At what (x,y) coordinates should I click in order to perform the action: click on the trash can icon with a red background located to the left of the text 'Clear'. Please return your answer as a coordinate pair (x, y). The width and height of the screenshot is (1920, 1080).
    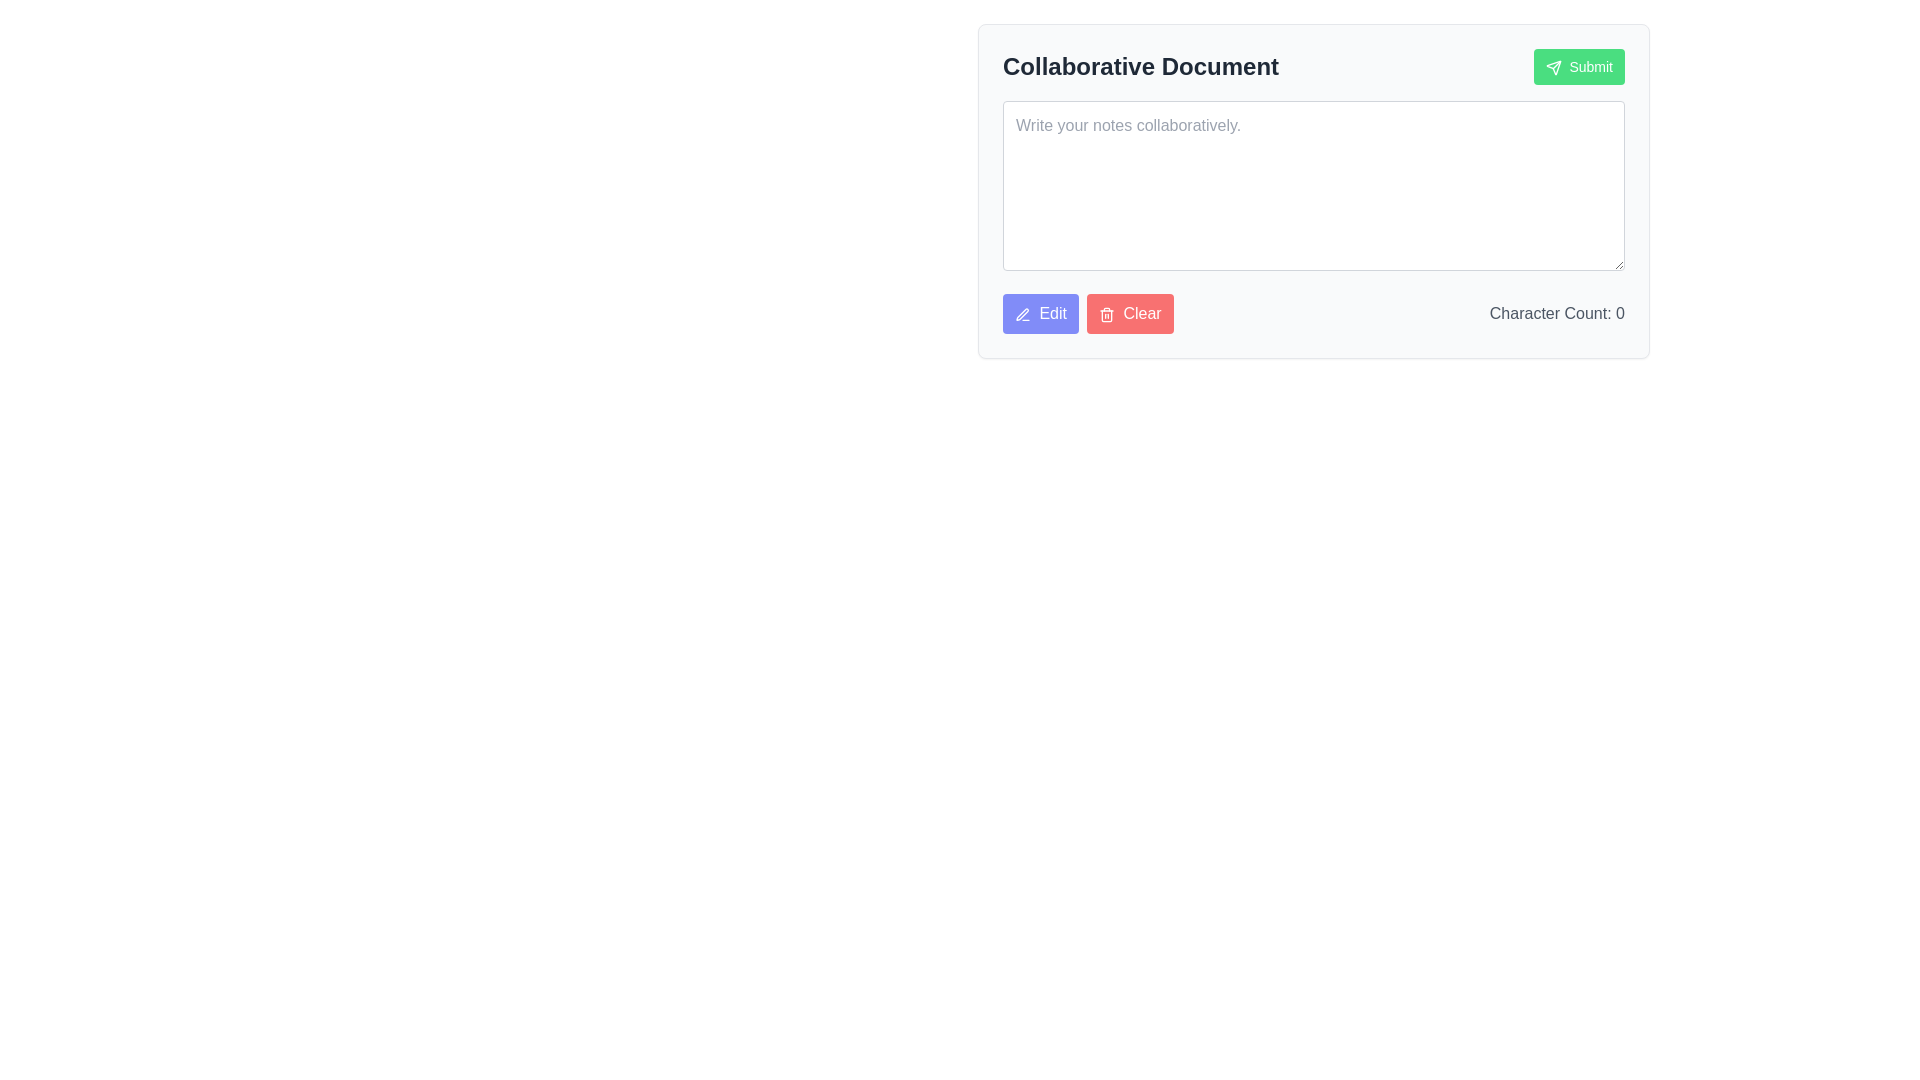
    Looking at the image, I should click on (1106, 314).